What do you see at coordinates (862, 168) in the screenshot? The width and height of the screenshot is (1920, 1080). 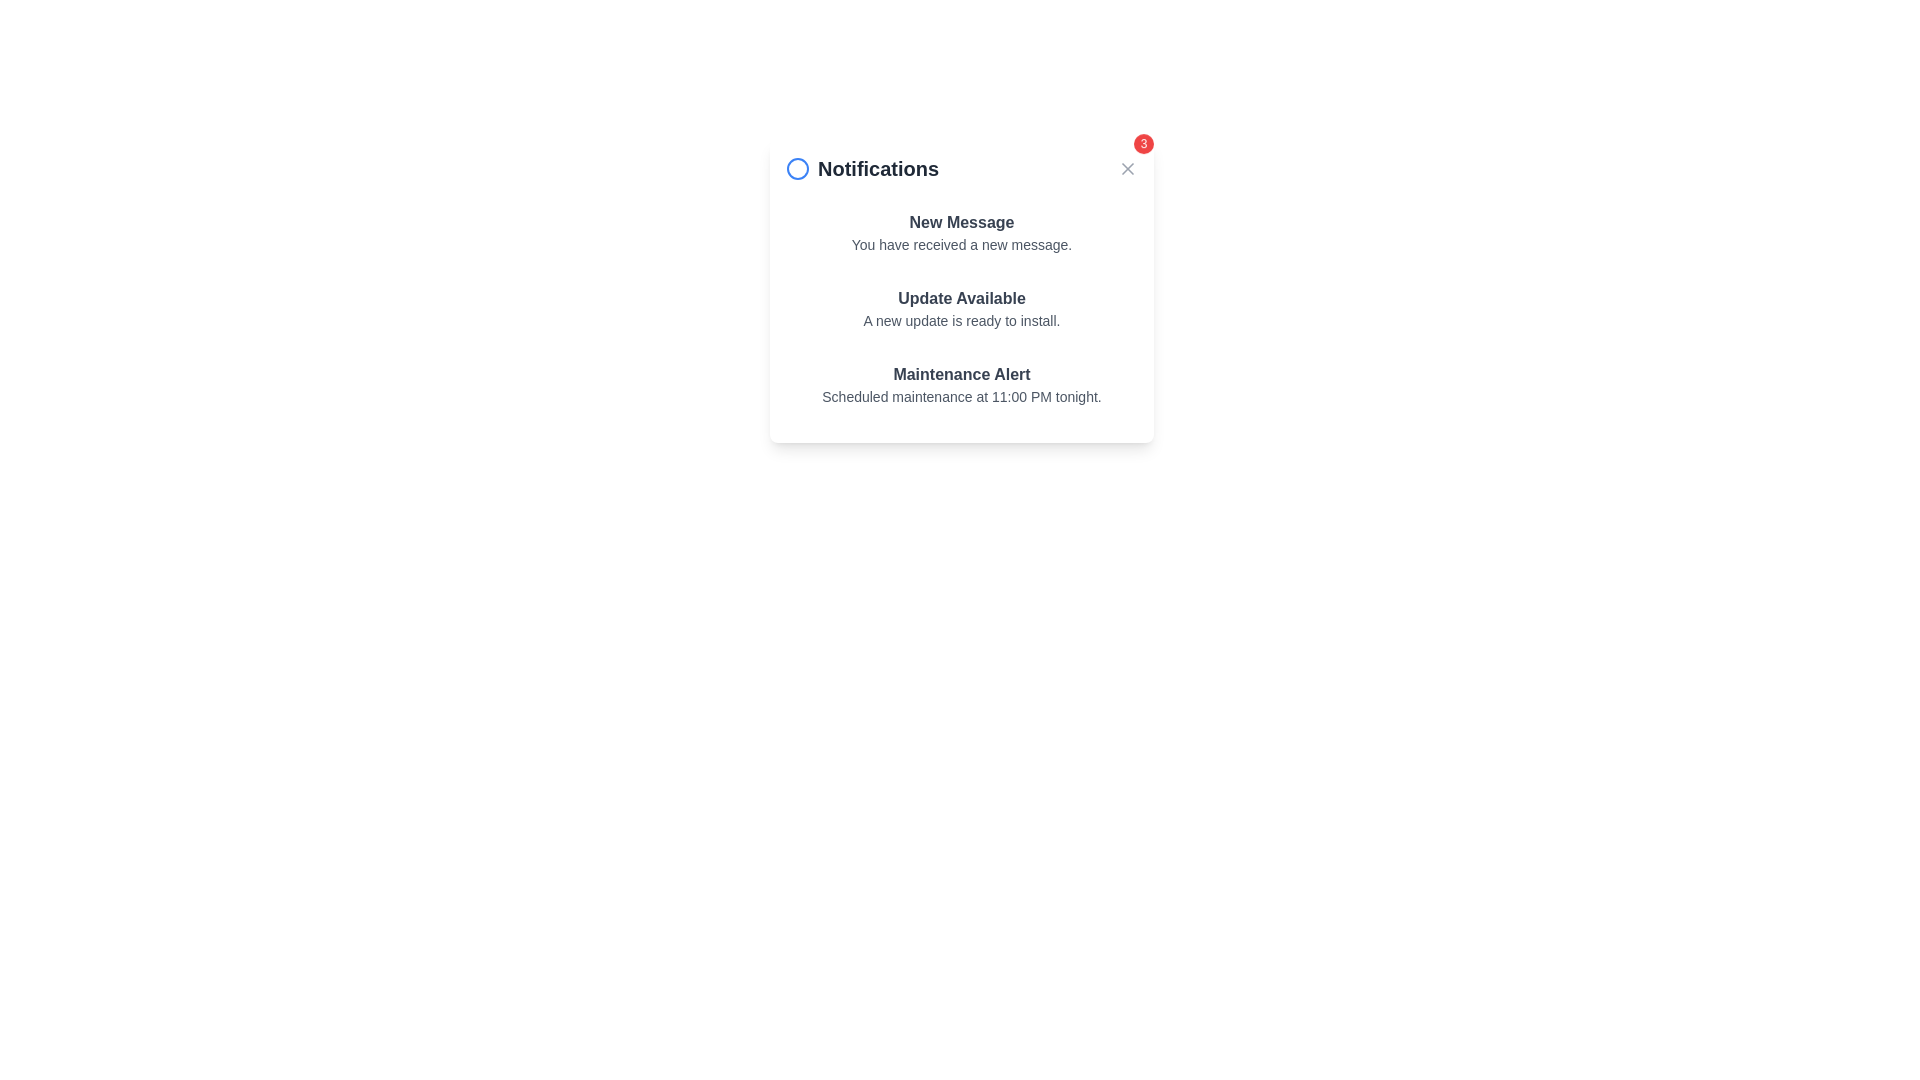 I see `the text label with an associated icon that serves as the title or header for the notification panel, located at the top-left section of the panel` at bounding box center [862, 168].